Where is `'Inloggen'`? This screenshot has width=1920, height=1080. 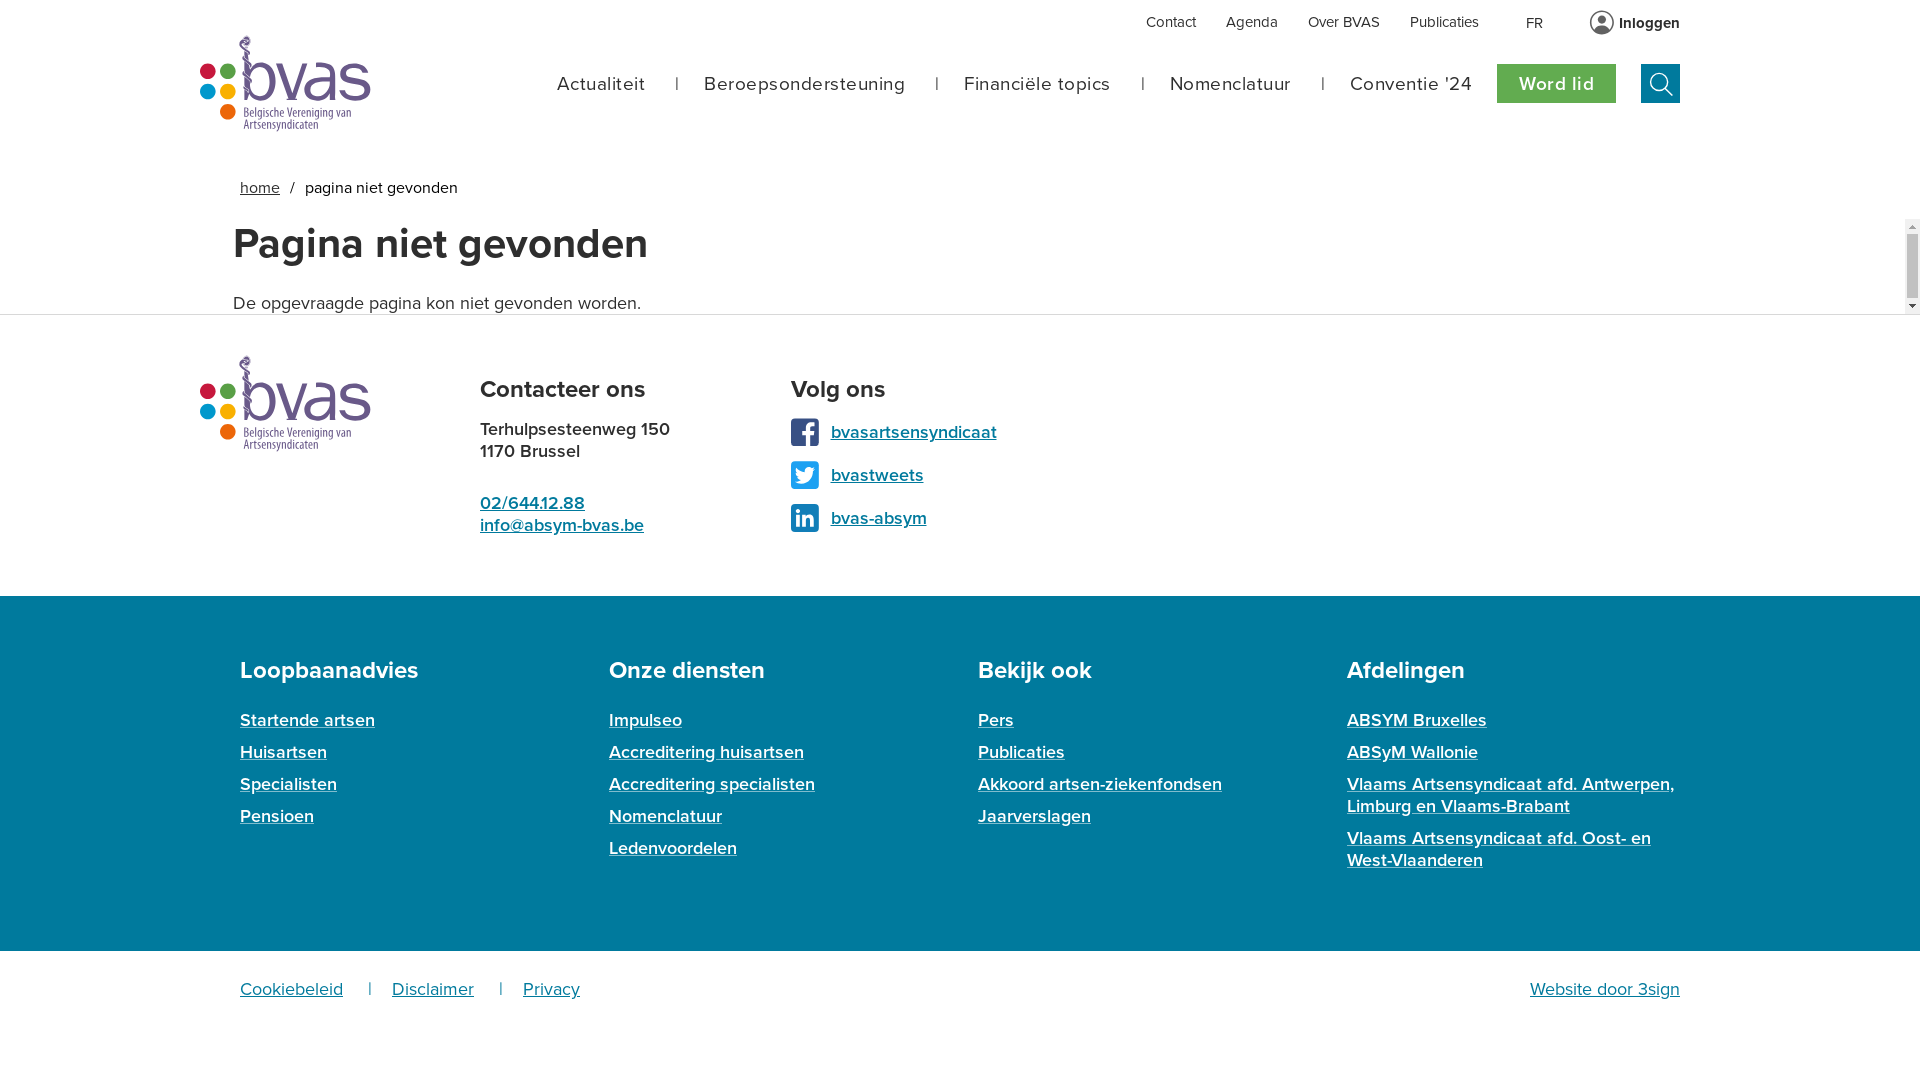
'Inloggen' is located at coordinates (1649, 23).